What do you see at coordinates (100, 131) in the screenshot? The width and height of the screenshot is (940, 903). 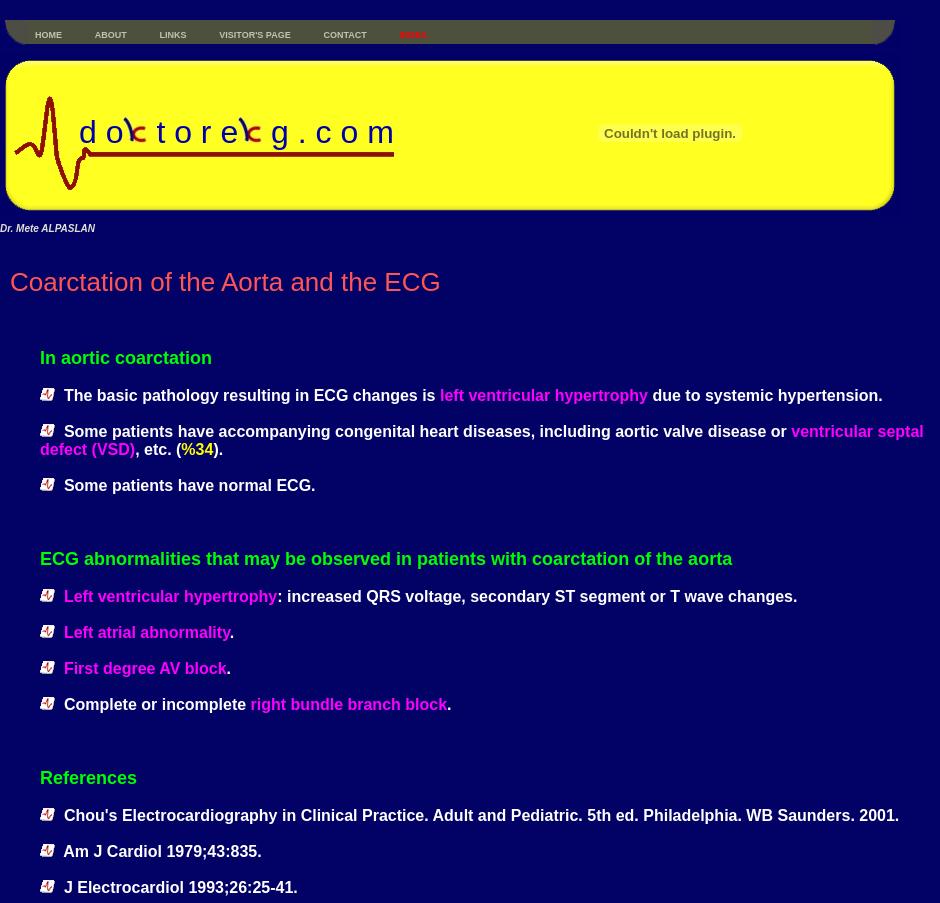 I see `'d o'` at bounding box center [100, 131].